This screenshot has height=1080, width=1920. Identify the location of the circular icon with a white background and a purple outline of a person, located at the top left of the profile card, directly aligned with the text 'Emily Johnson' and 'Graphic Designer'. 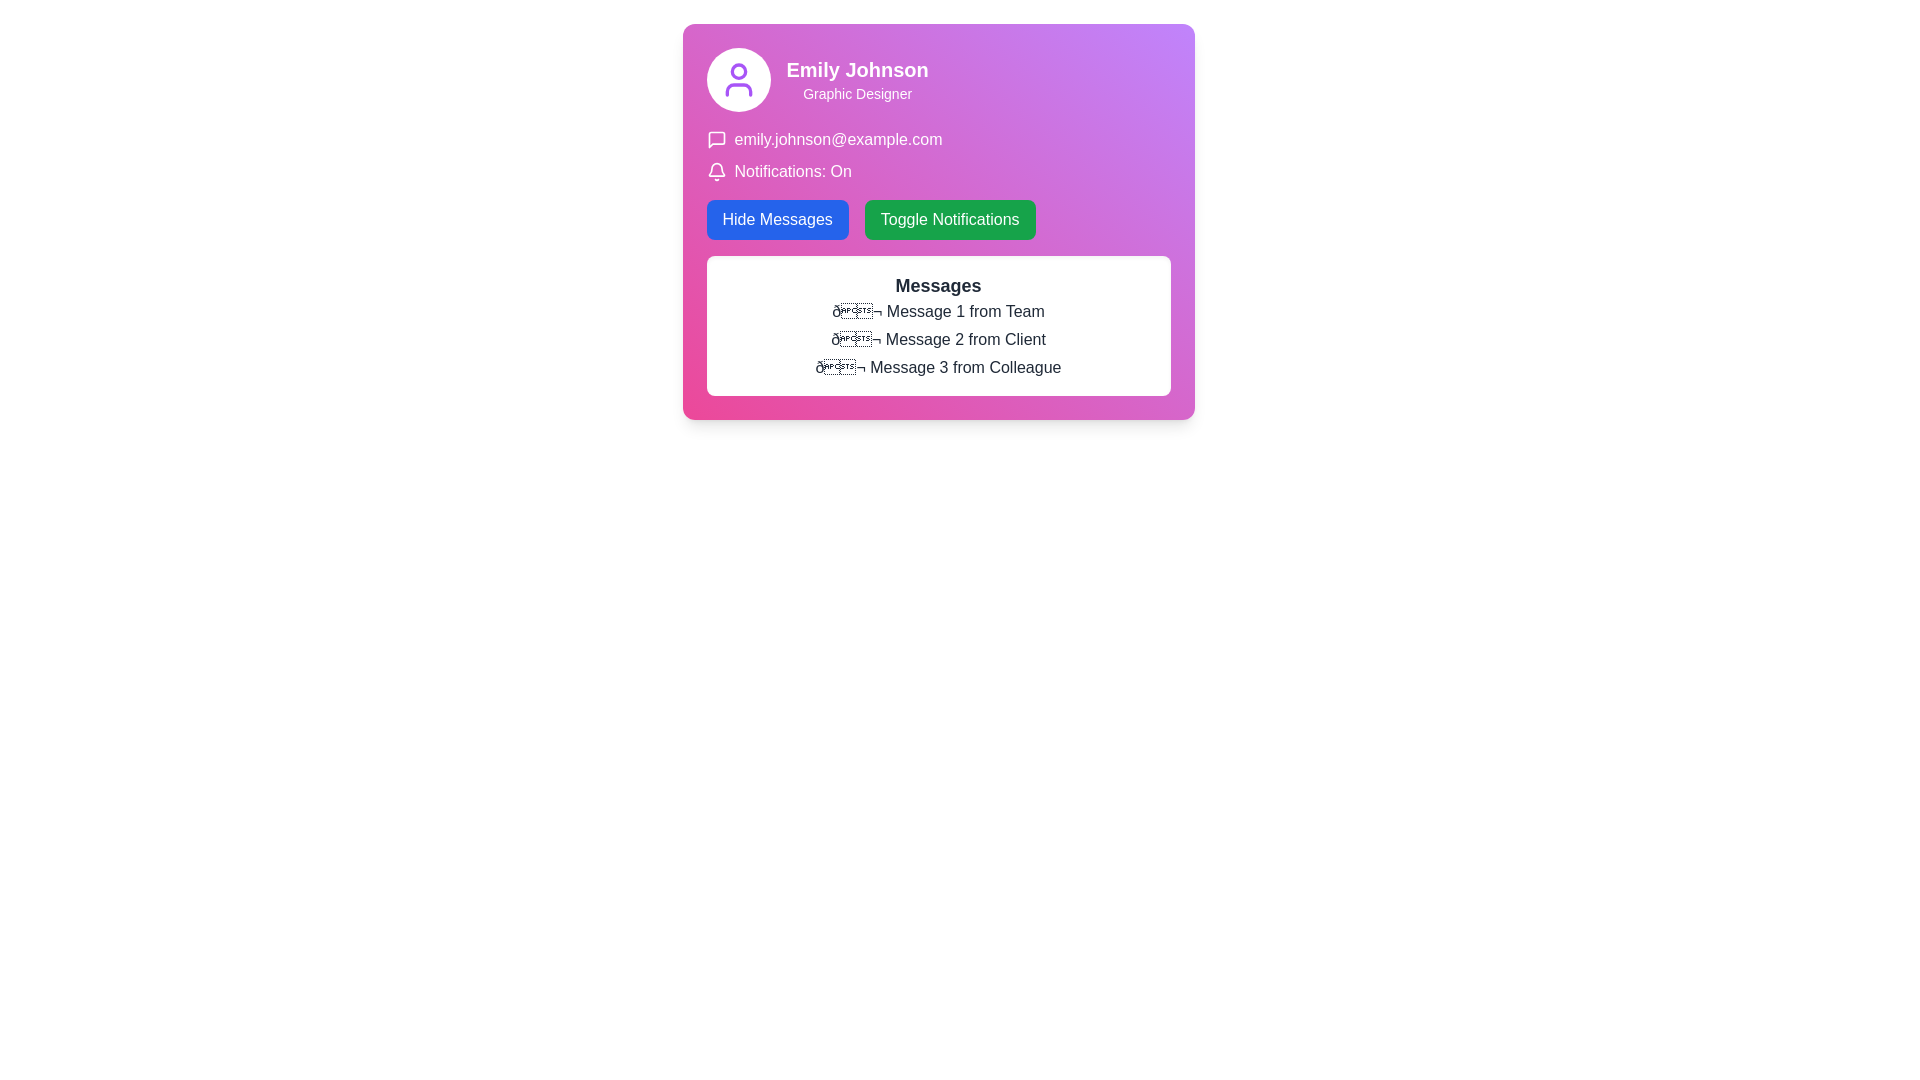
(737, 79).